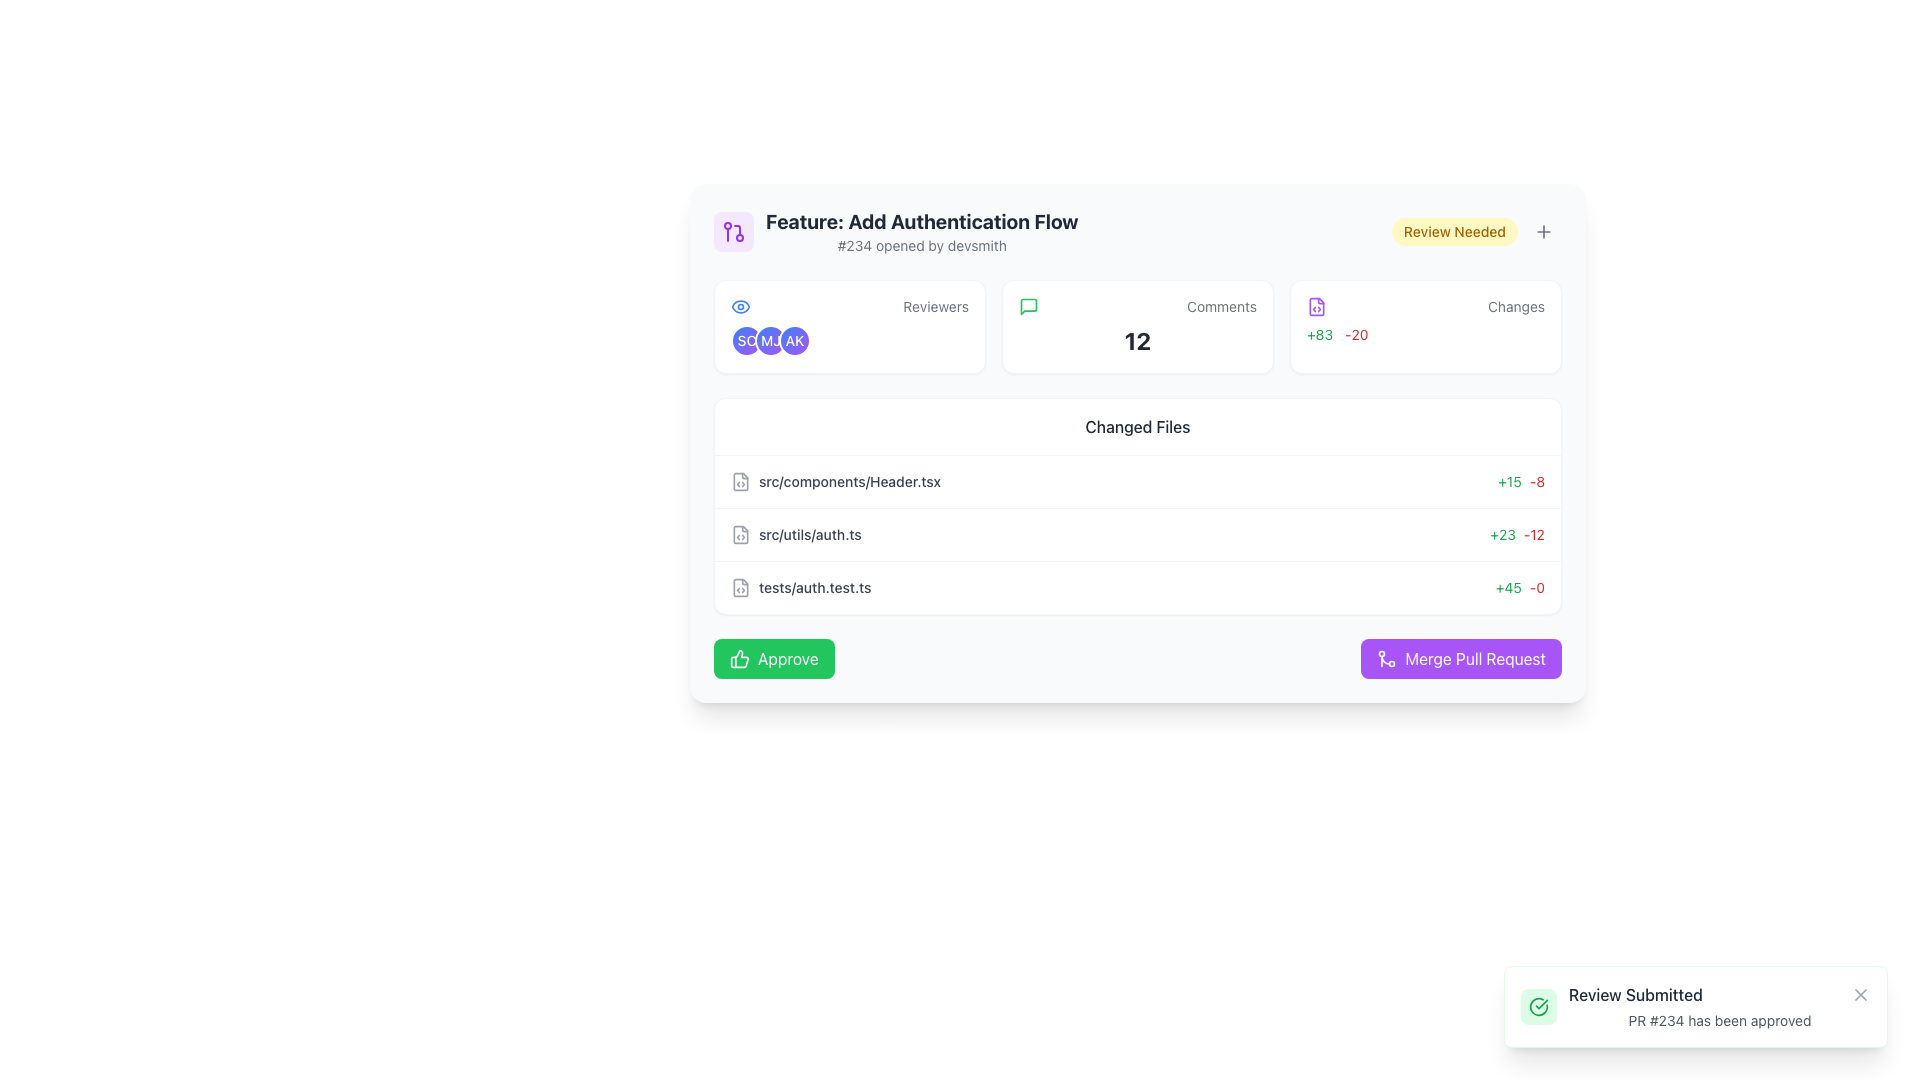 The width and height of the screenshot is (1920, 1080). Describe the element at coordinates (1508, 586) in the screenshot. I see `the value of the text label displaying '+45' styled in green font, which is located next to the red text label '-0' in the 'Changed Files' section` at that location.